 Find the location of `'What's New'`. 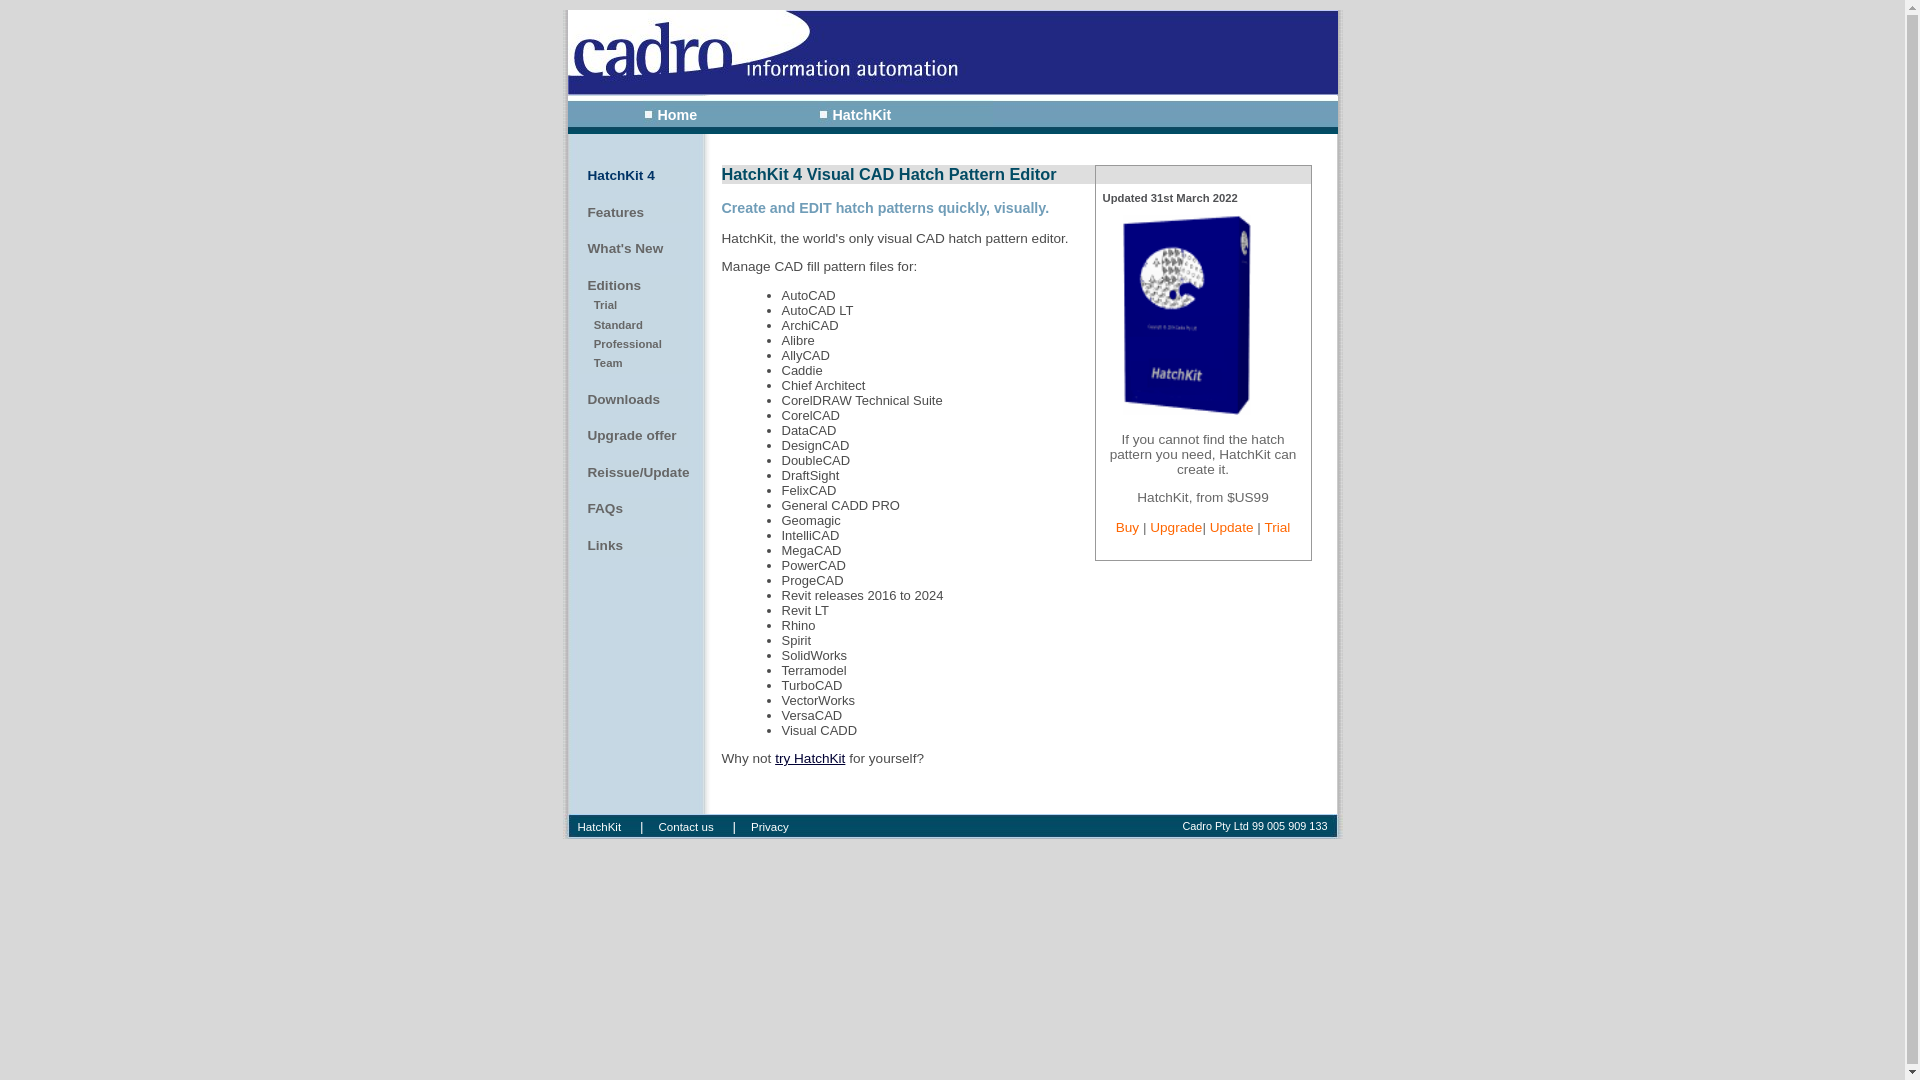

'What's New' is located at coordinates (632, 248).